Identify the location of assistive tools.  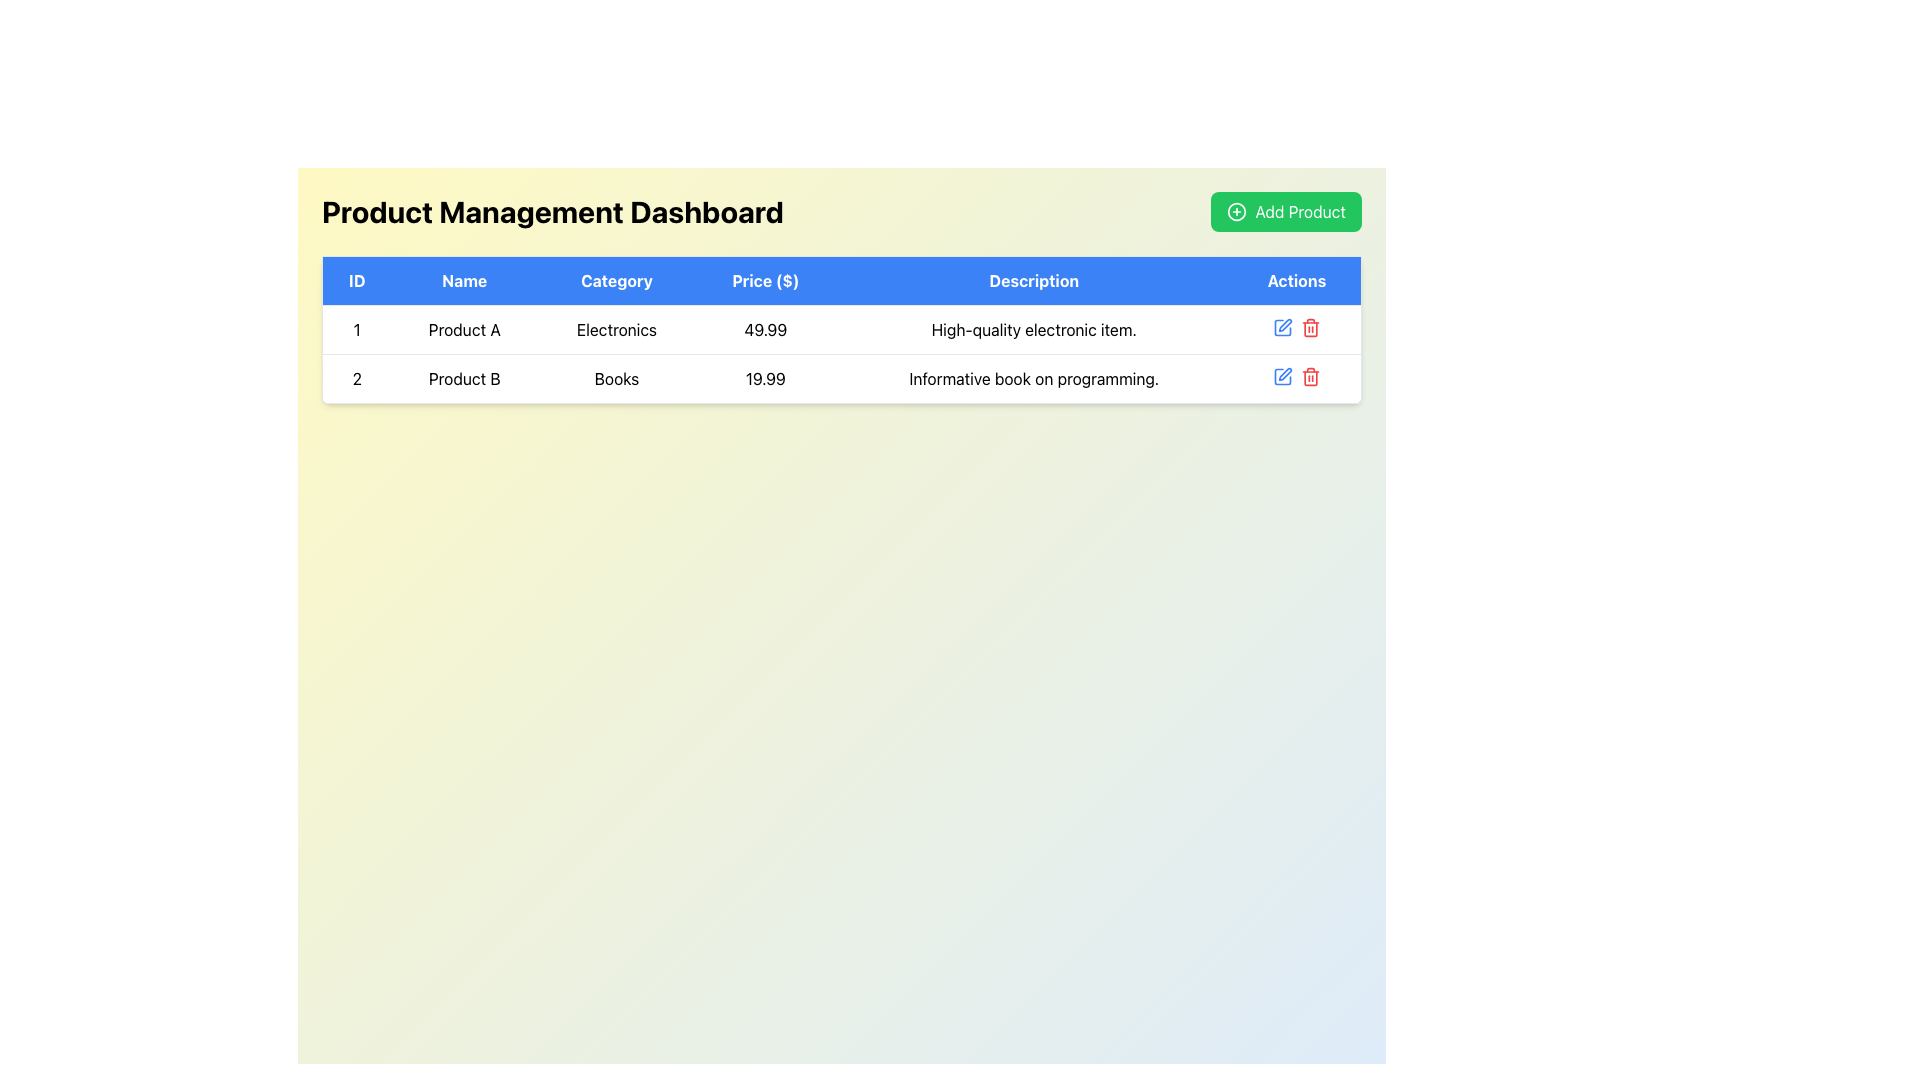
(356, 329).